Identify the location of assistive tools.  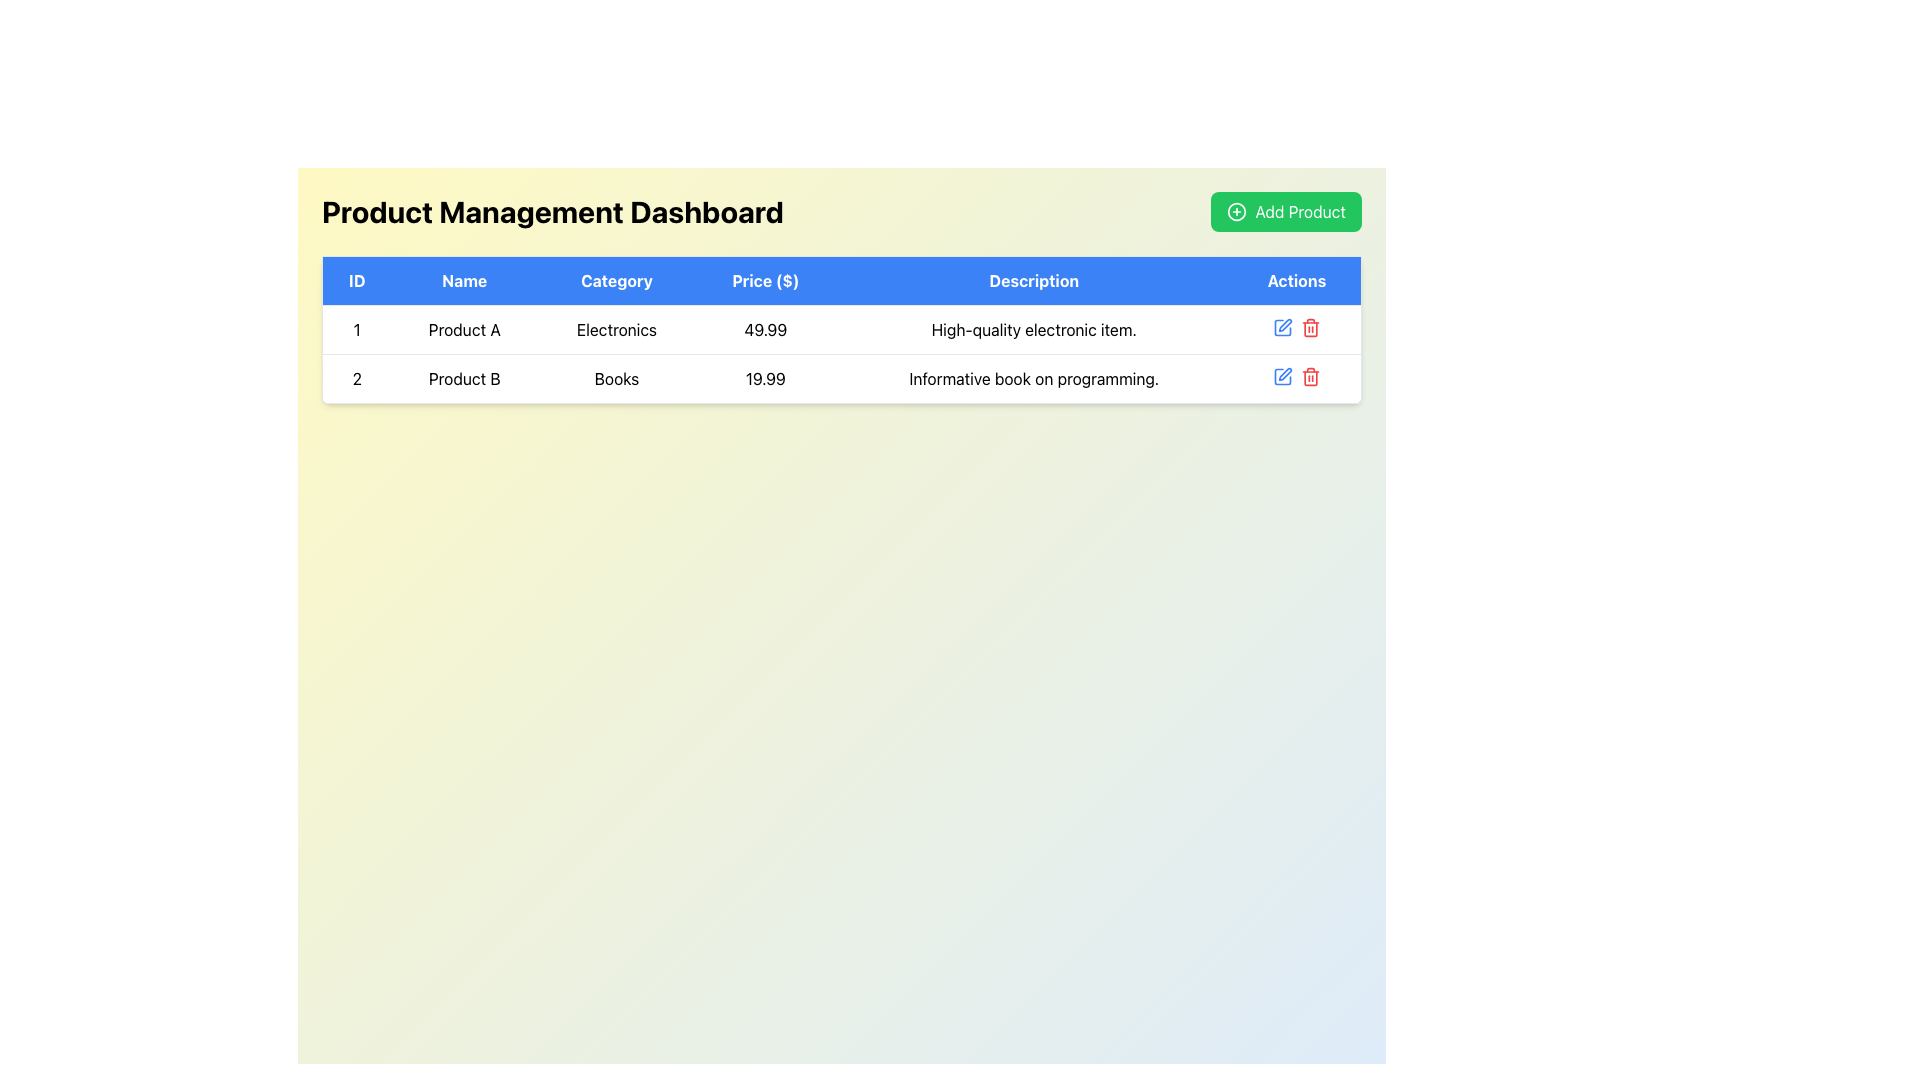
(356, 329).